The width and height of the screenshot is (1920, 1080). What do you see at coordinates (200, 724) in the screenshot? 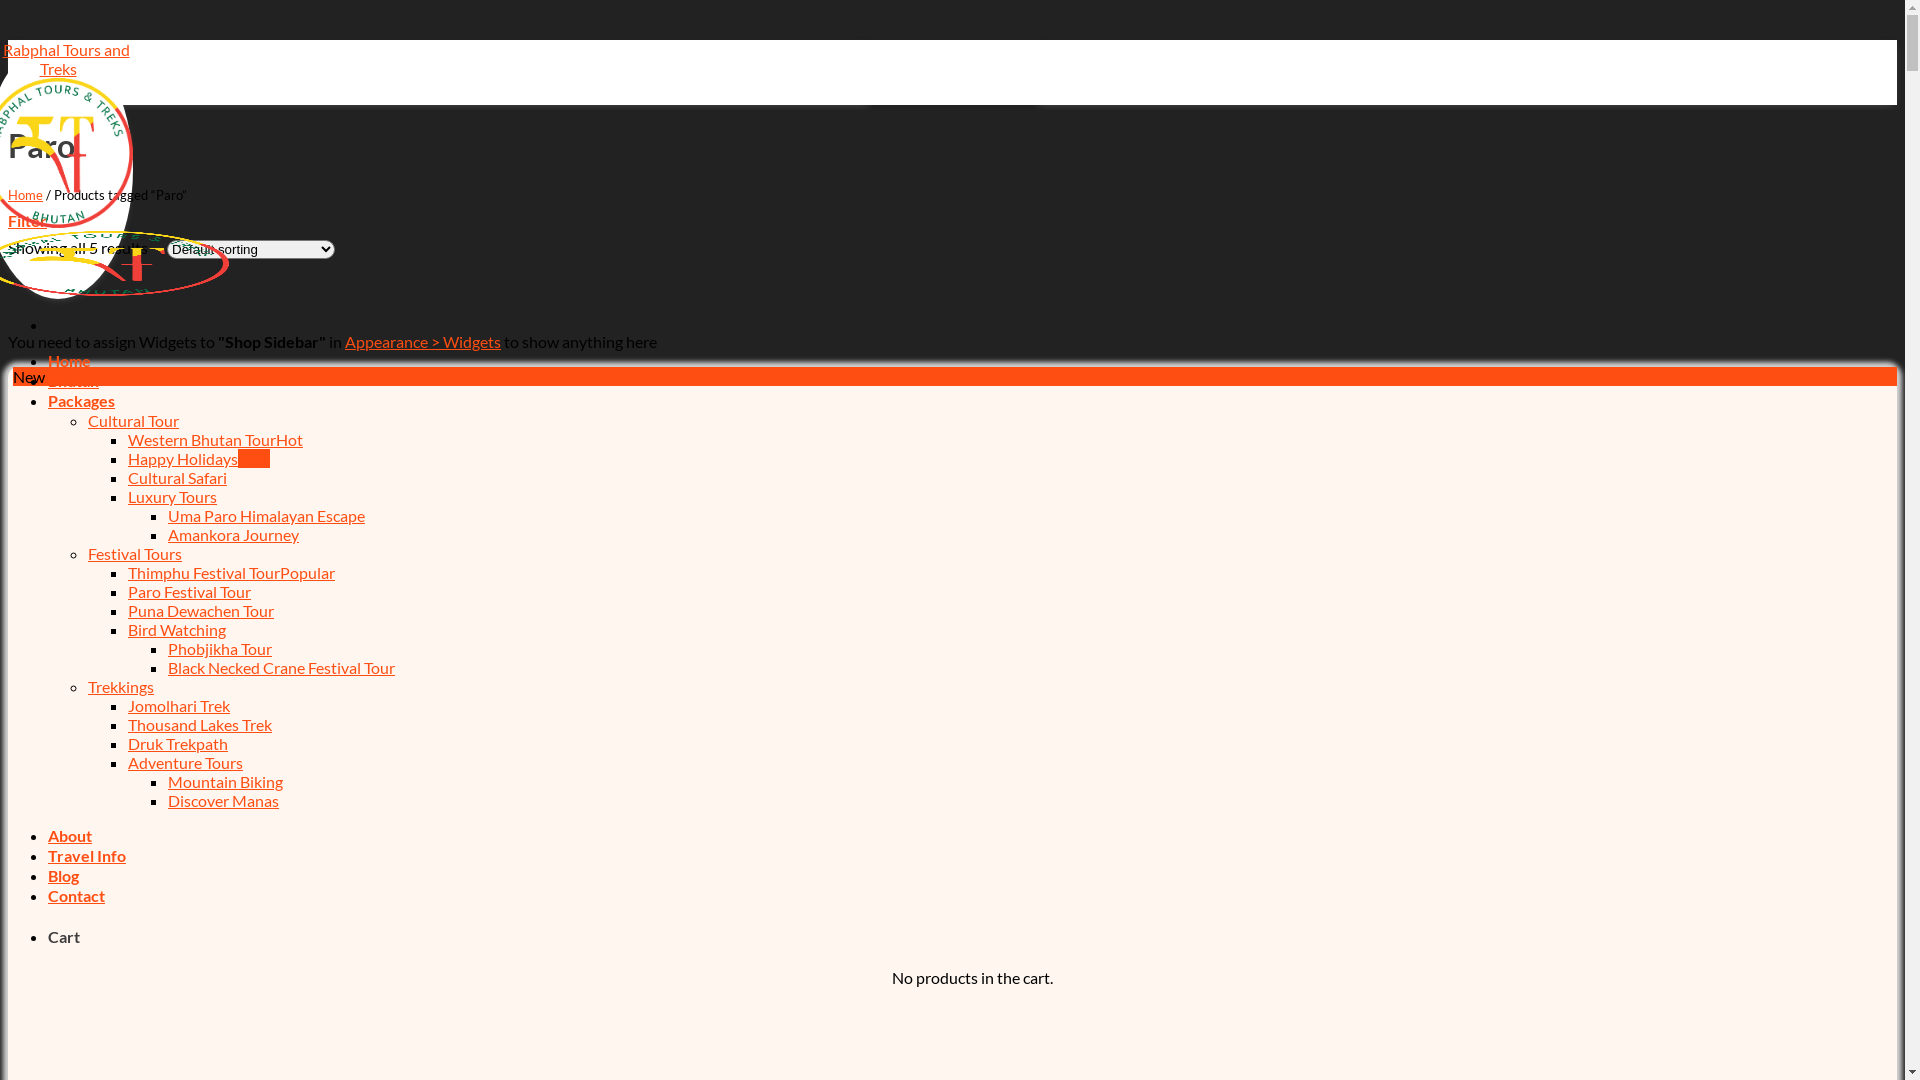
I see `'Thousand Lakes Trek'` at bounding box center [200, 724].